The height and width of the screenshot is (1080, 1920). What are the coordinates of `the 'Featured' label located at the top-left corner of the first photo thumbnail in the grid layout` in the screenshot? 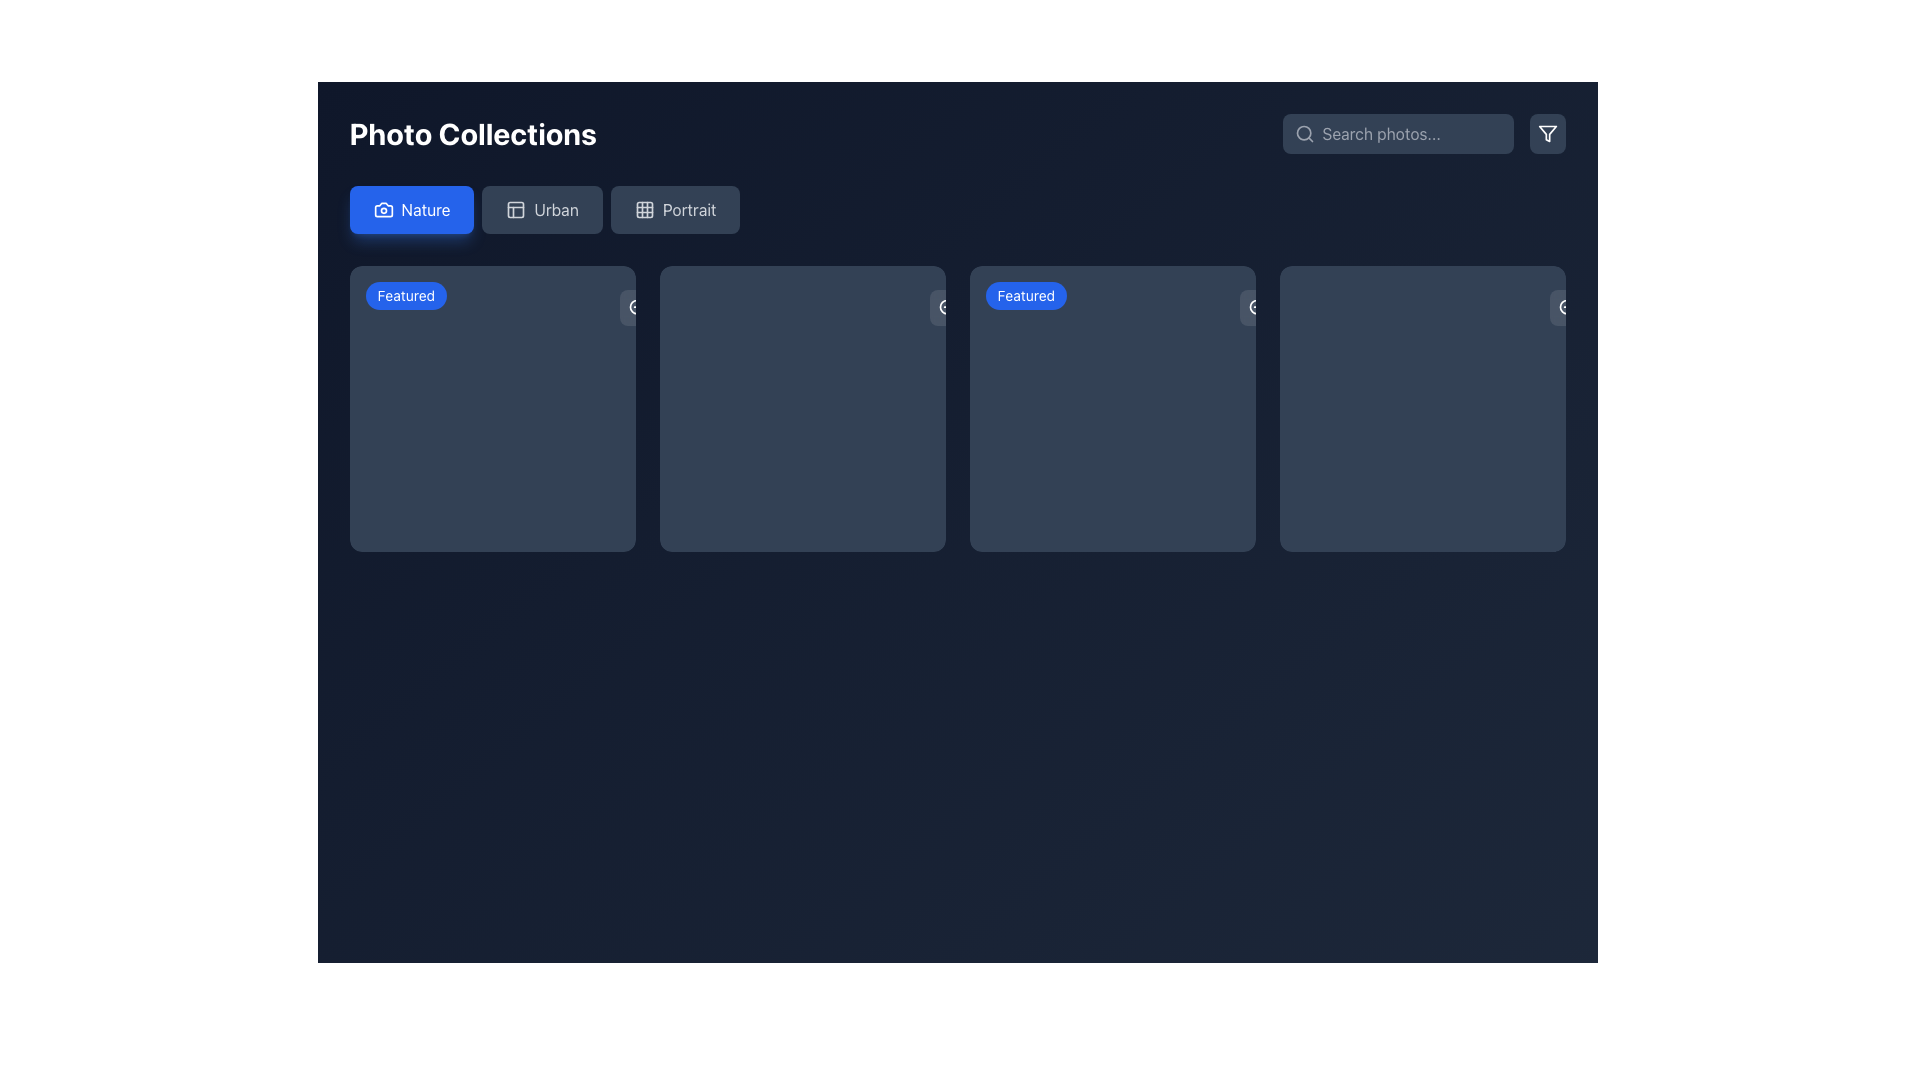 It's located at (405, 296).